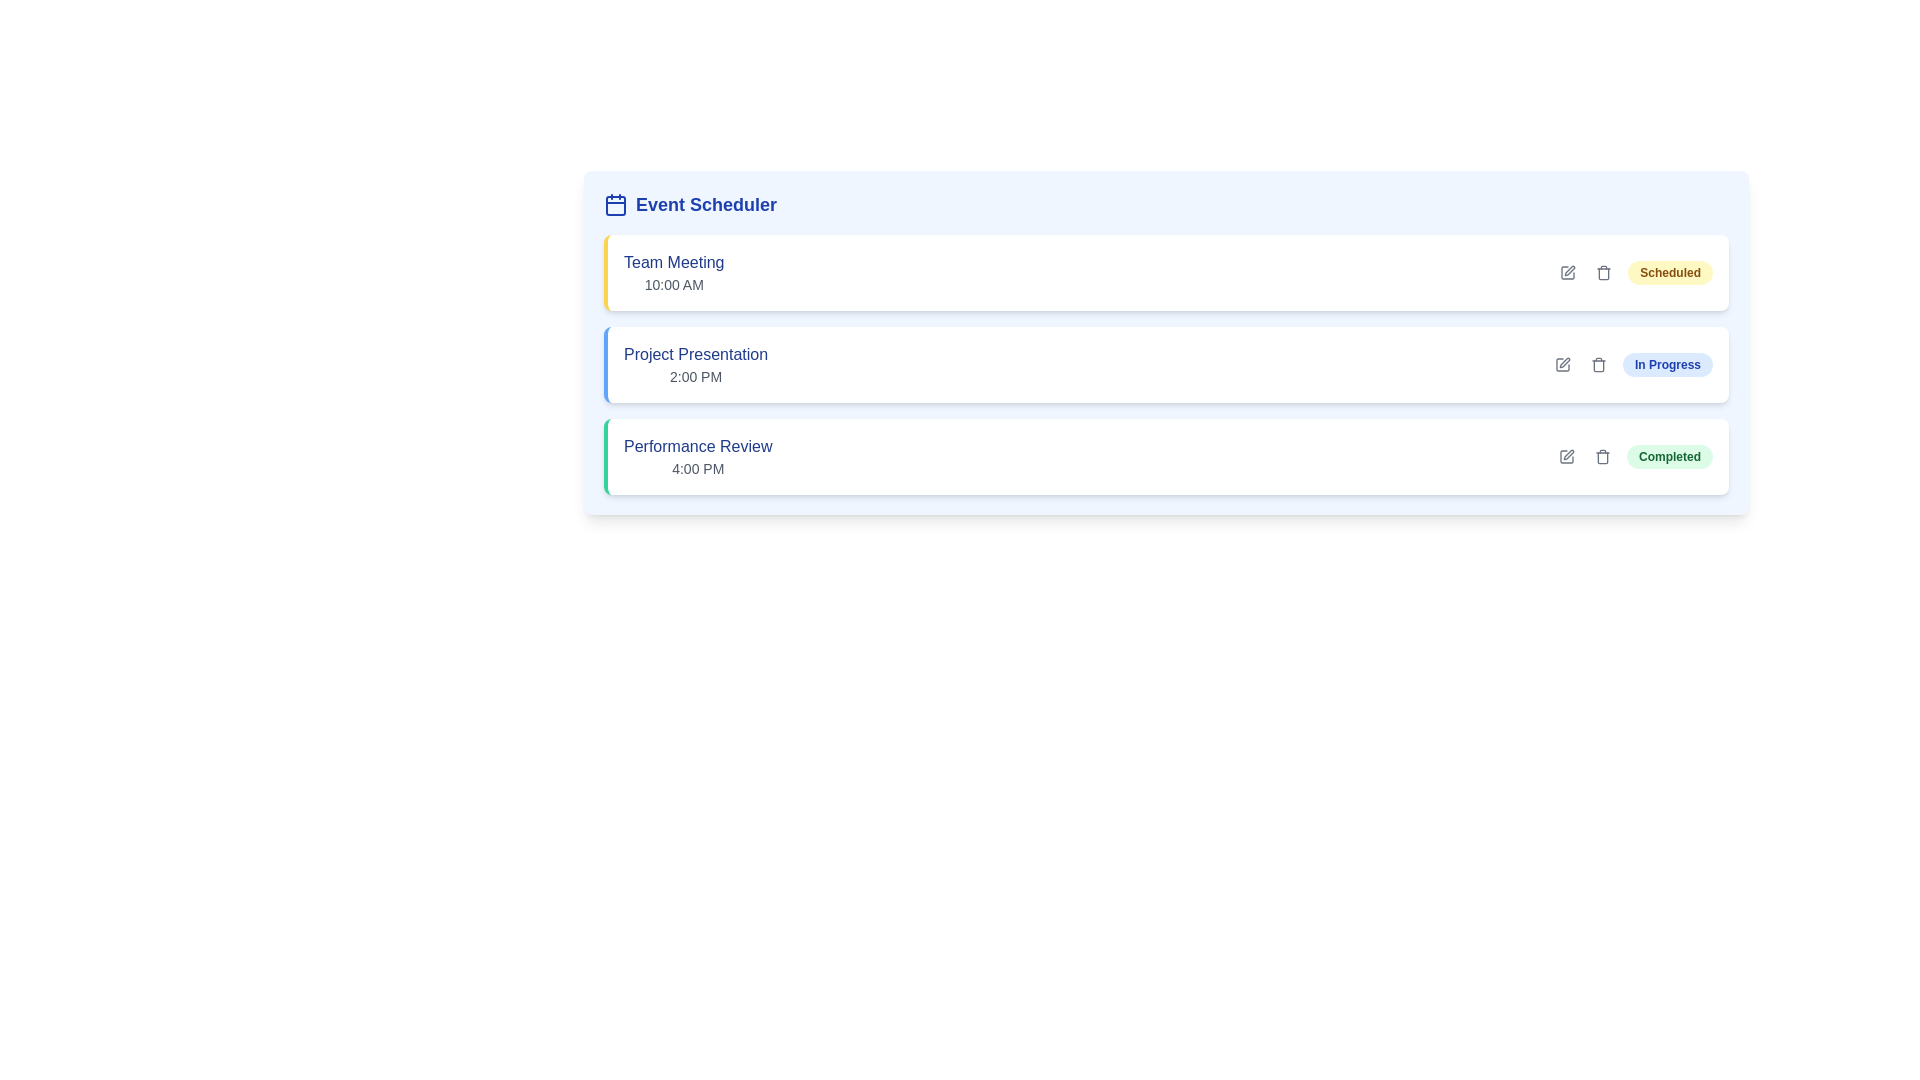  Describe the element at coordinates (1634, 273) in the screenshot. I see `the 'Scheduled' status indicator, which is a small, rounded rectangle with yellow-brown text and a light yellow background, located in the upper-right section of the 'Team Meeting' card, after the edit and delete buttons` at that location.